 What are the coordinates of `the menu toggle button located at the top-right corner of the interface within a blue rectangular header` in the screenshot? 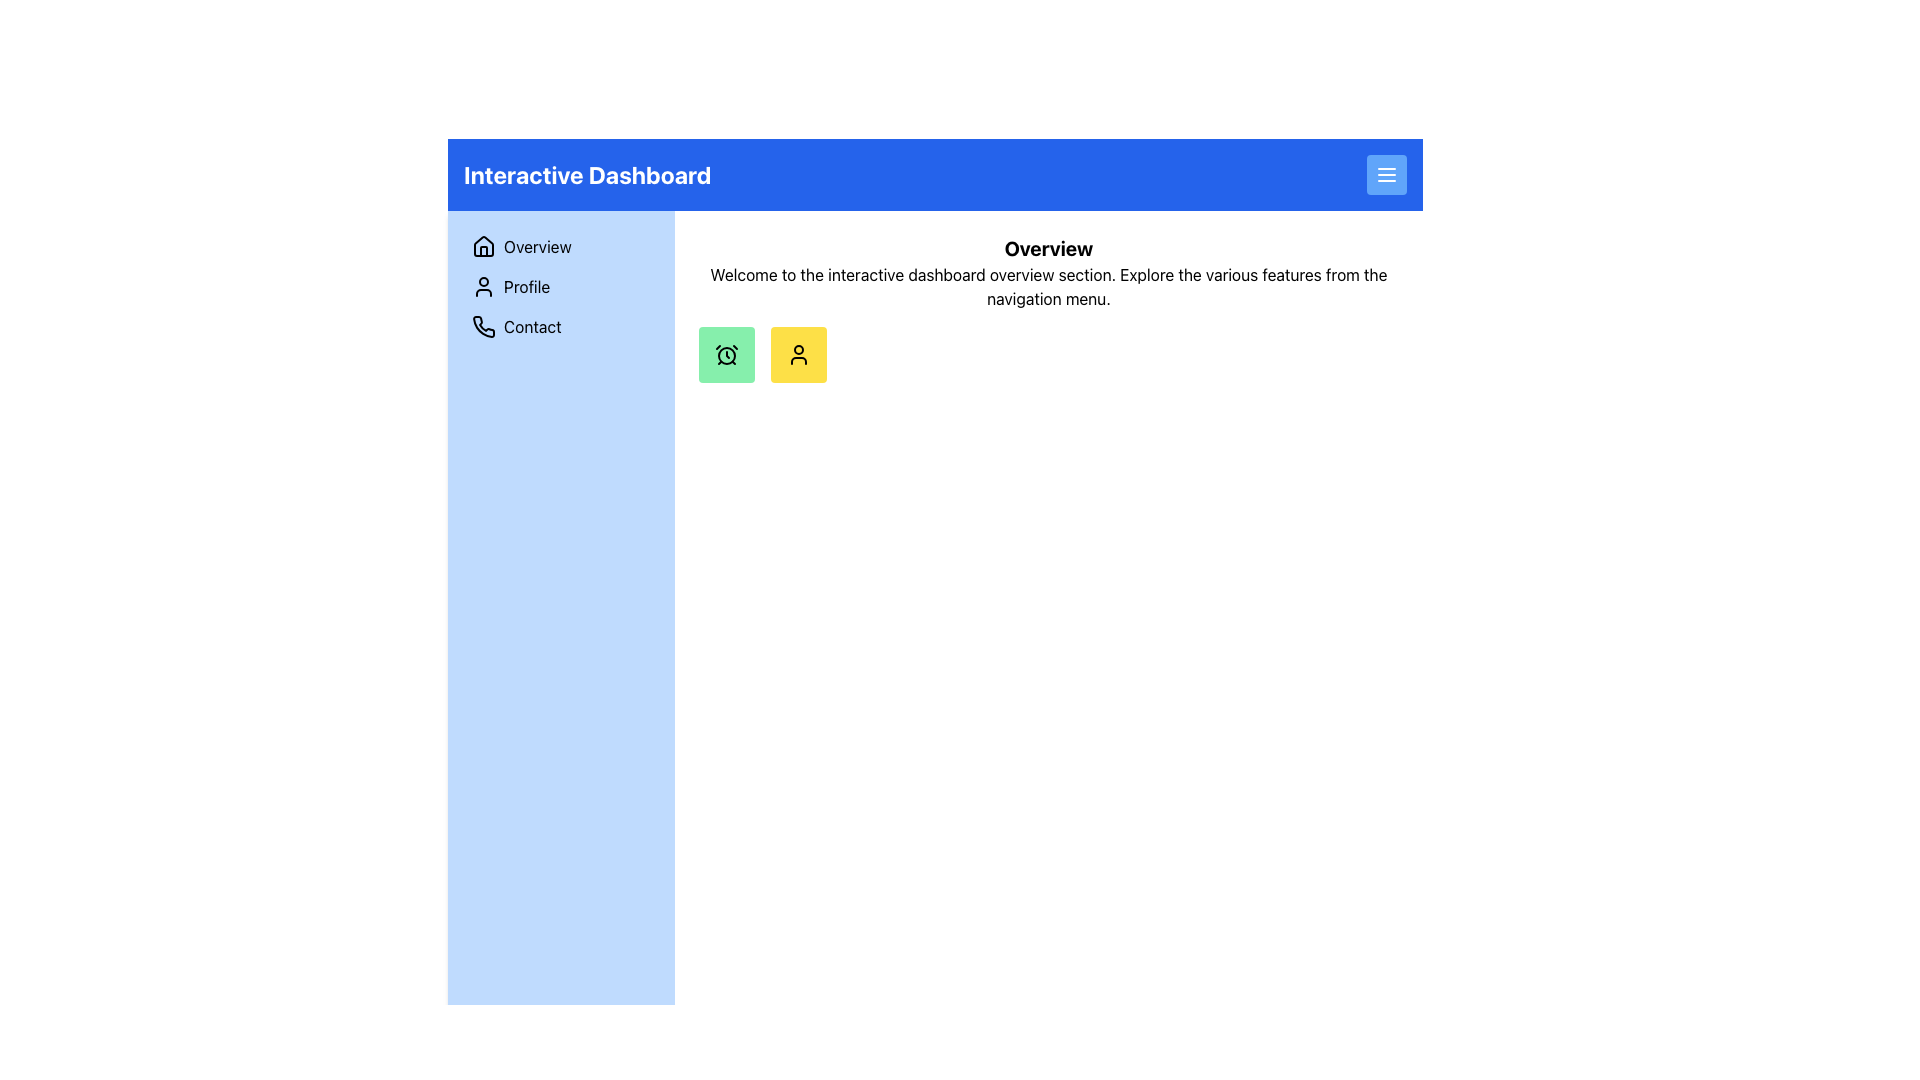 It's located at (1386, 173).